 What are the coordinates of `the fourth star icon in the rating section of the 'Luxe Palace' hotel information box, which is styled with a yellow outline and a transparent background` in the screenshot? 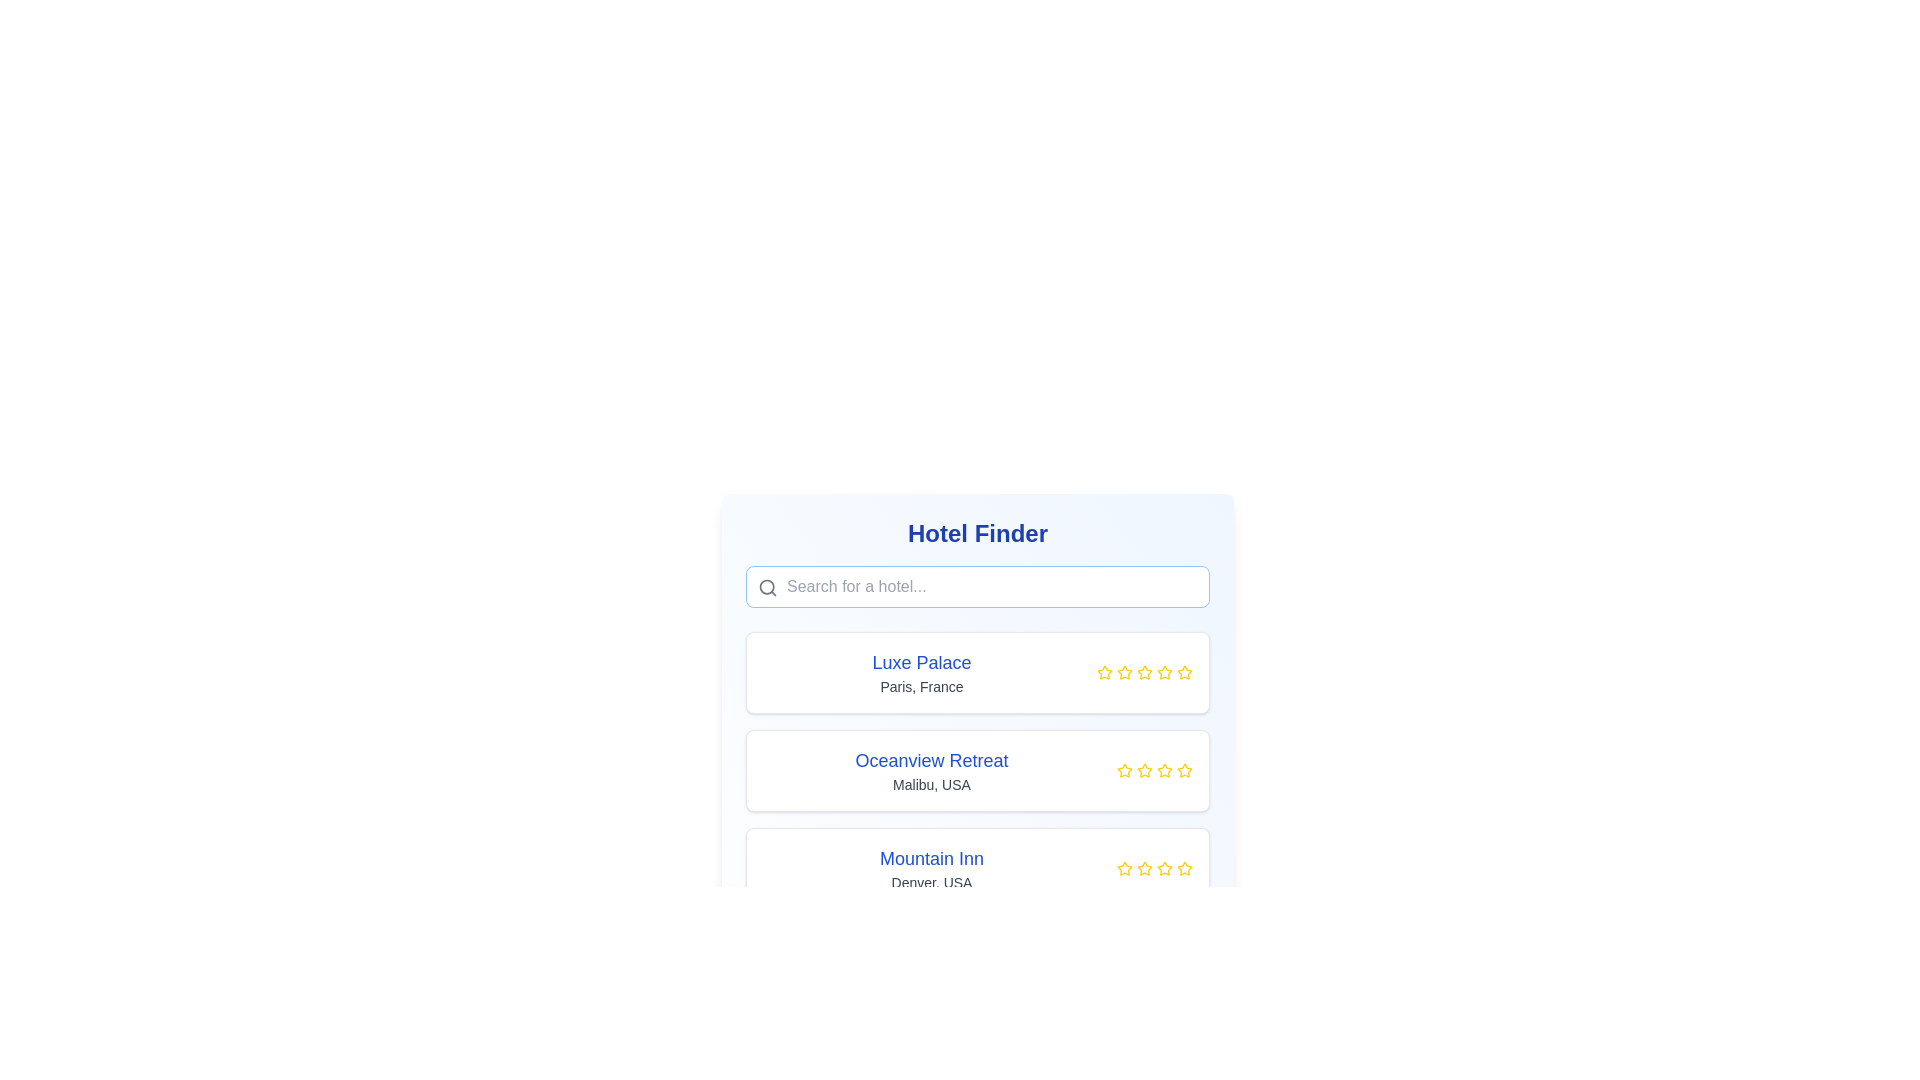 It's located at (1185, 672).